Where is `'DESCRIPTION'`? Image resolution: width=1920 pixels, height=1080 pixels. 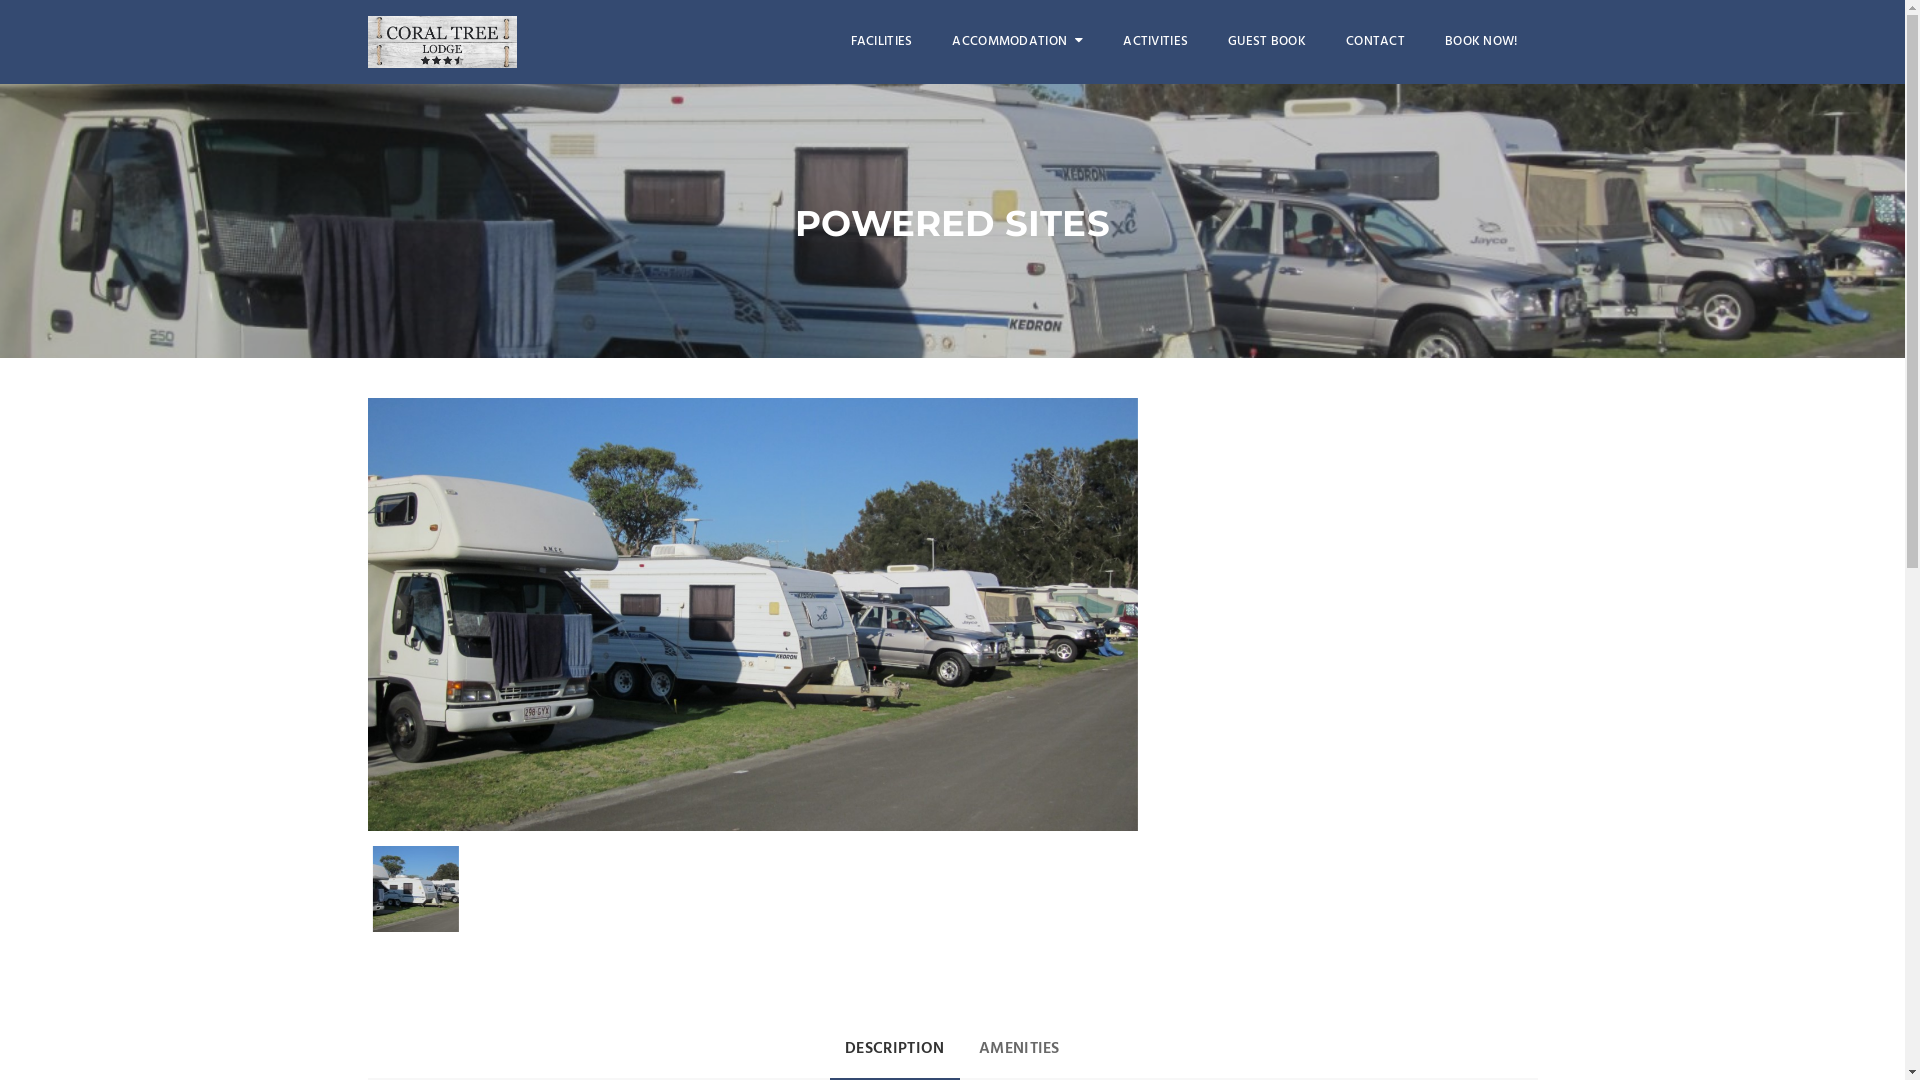
'DESCRIPTION' is located at coordinates (830, 1048).